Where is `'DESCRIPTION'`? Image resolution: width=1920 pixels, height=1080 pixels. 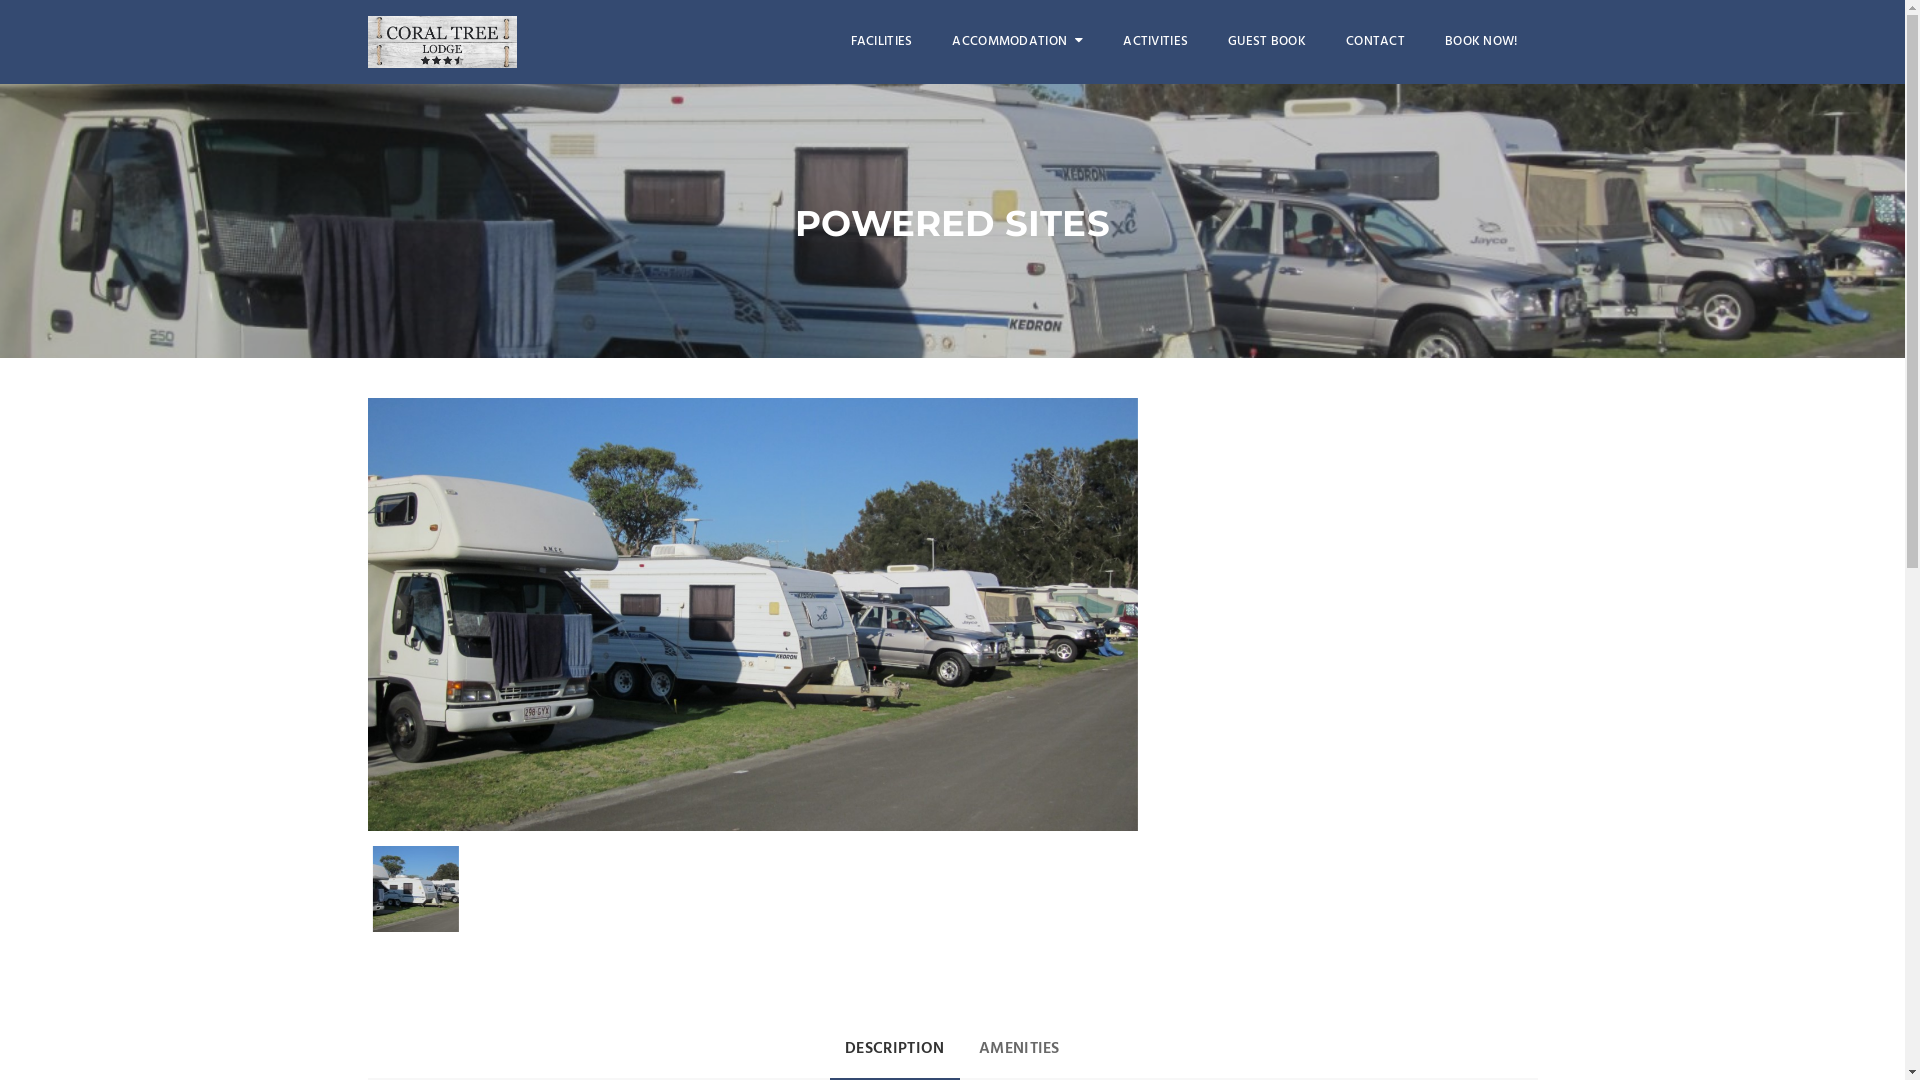
'DESCRIPTION' is located at coordinates (830, 1048).